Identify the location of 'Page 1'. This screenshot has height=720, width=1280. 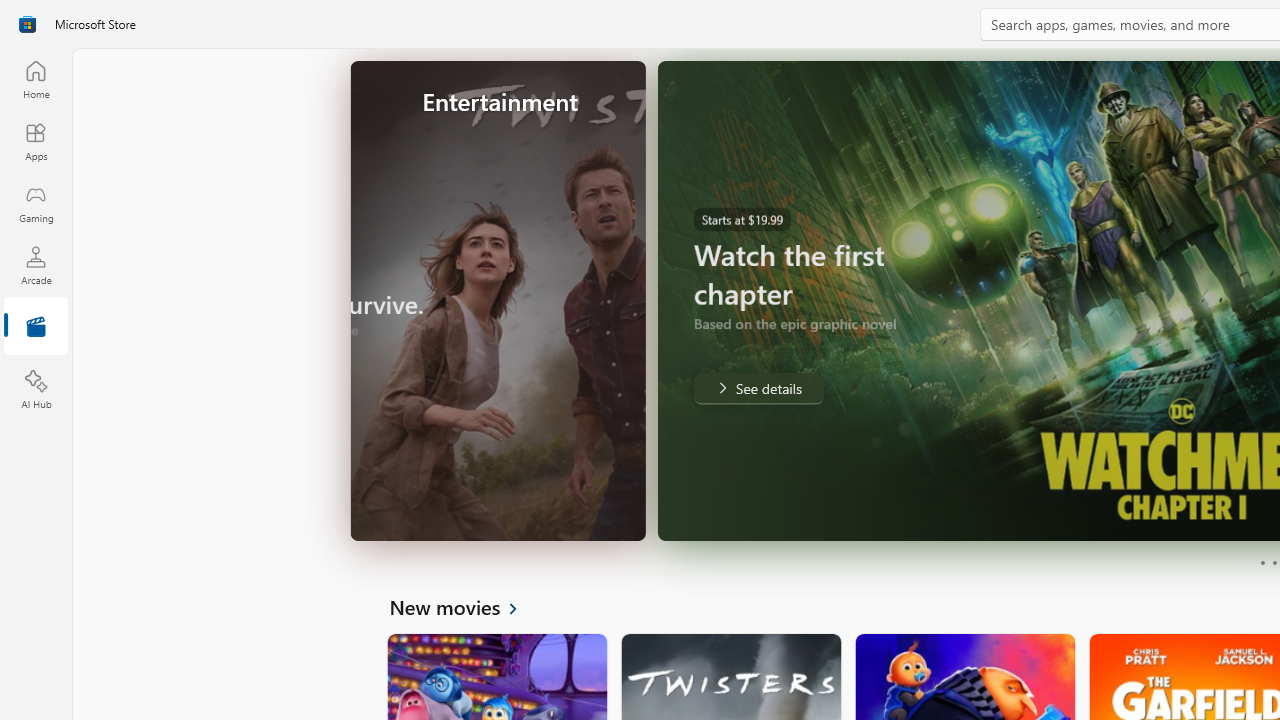
(1261, 563).